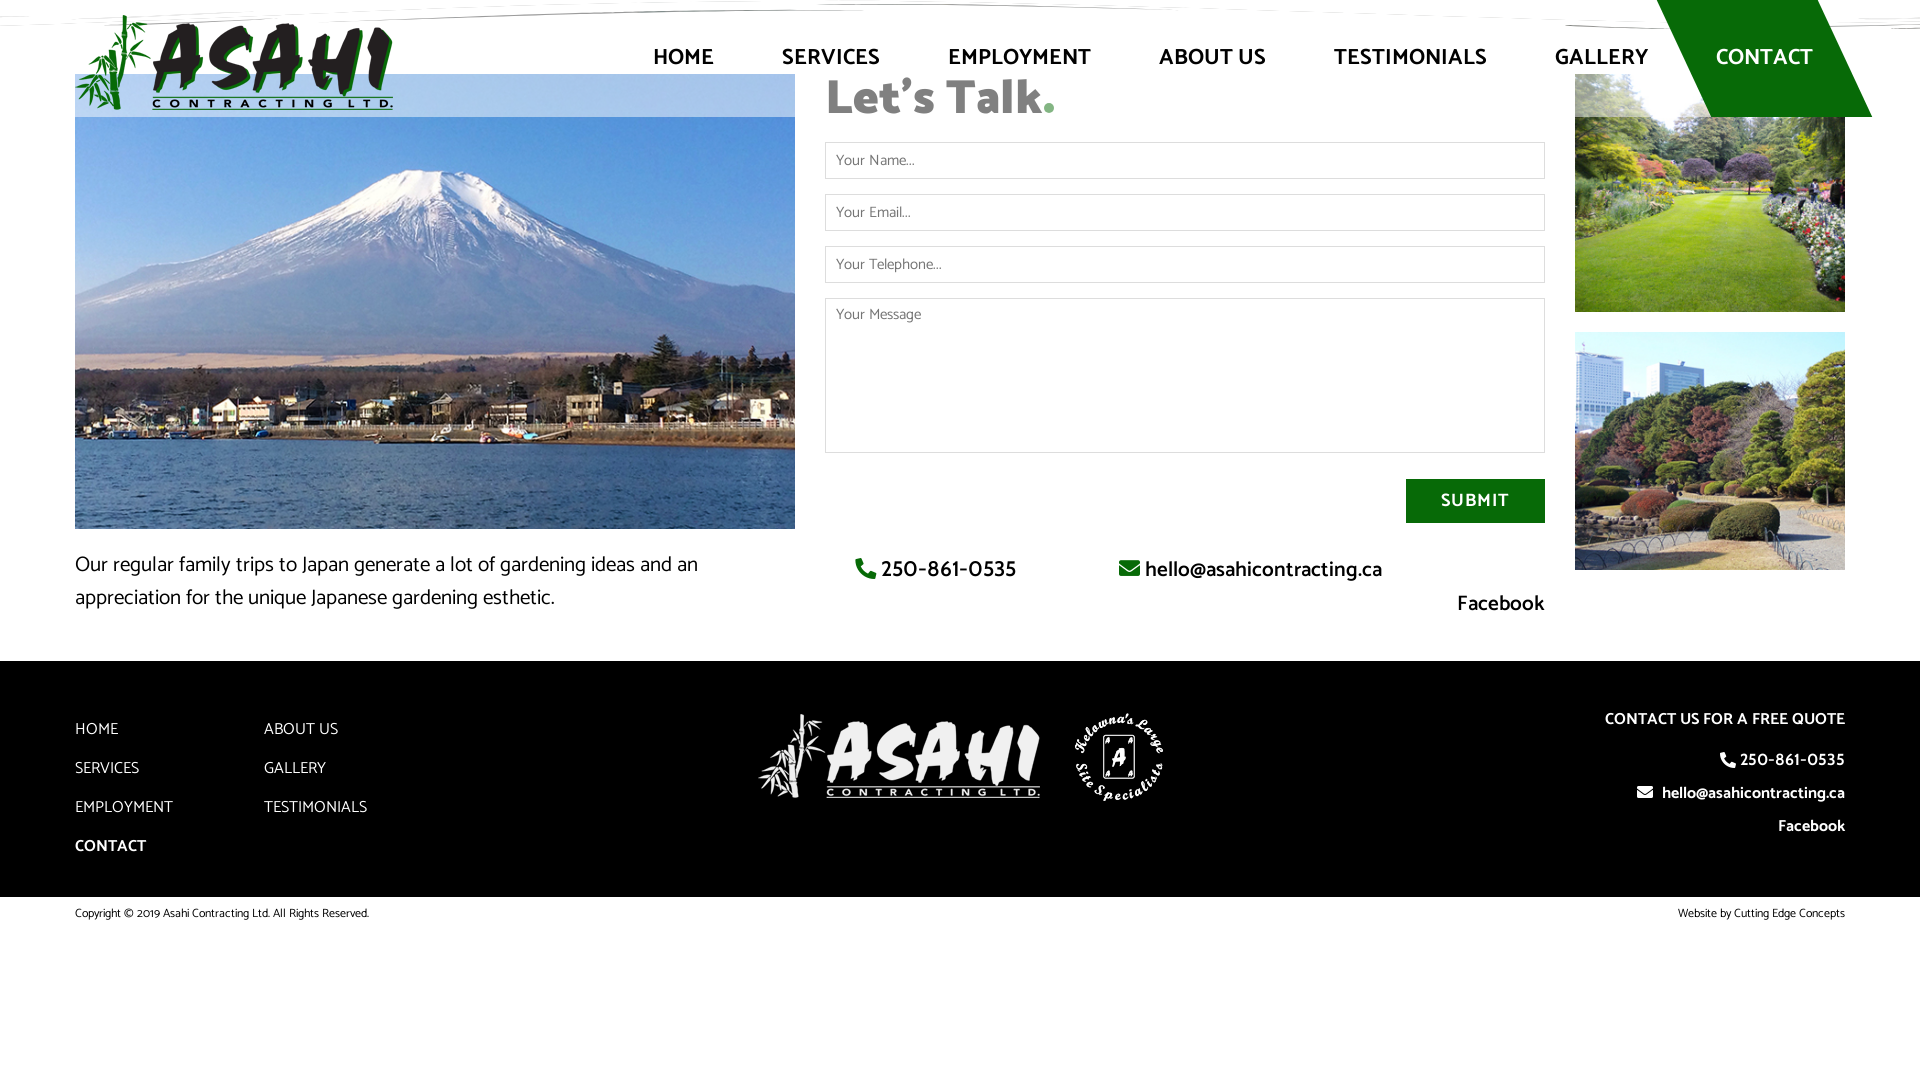 Image resolution: width=1920 pixels, height=1080 pixels. I want to click on 'hello@asahicontracting.ca', so click(1752, 792).